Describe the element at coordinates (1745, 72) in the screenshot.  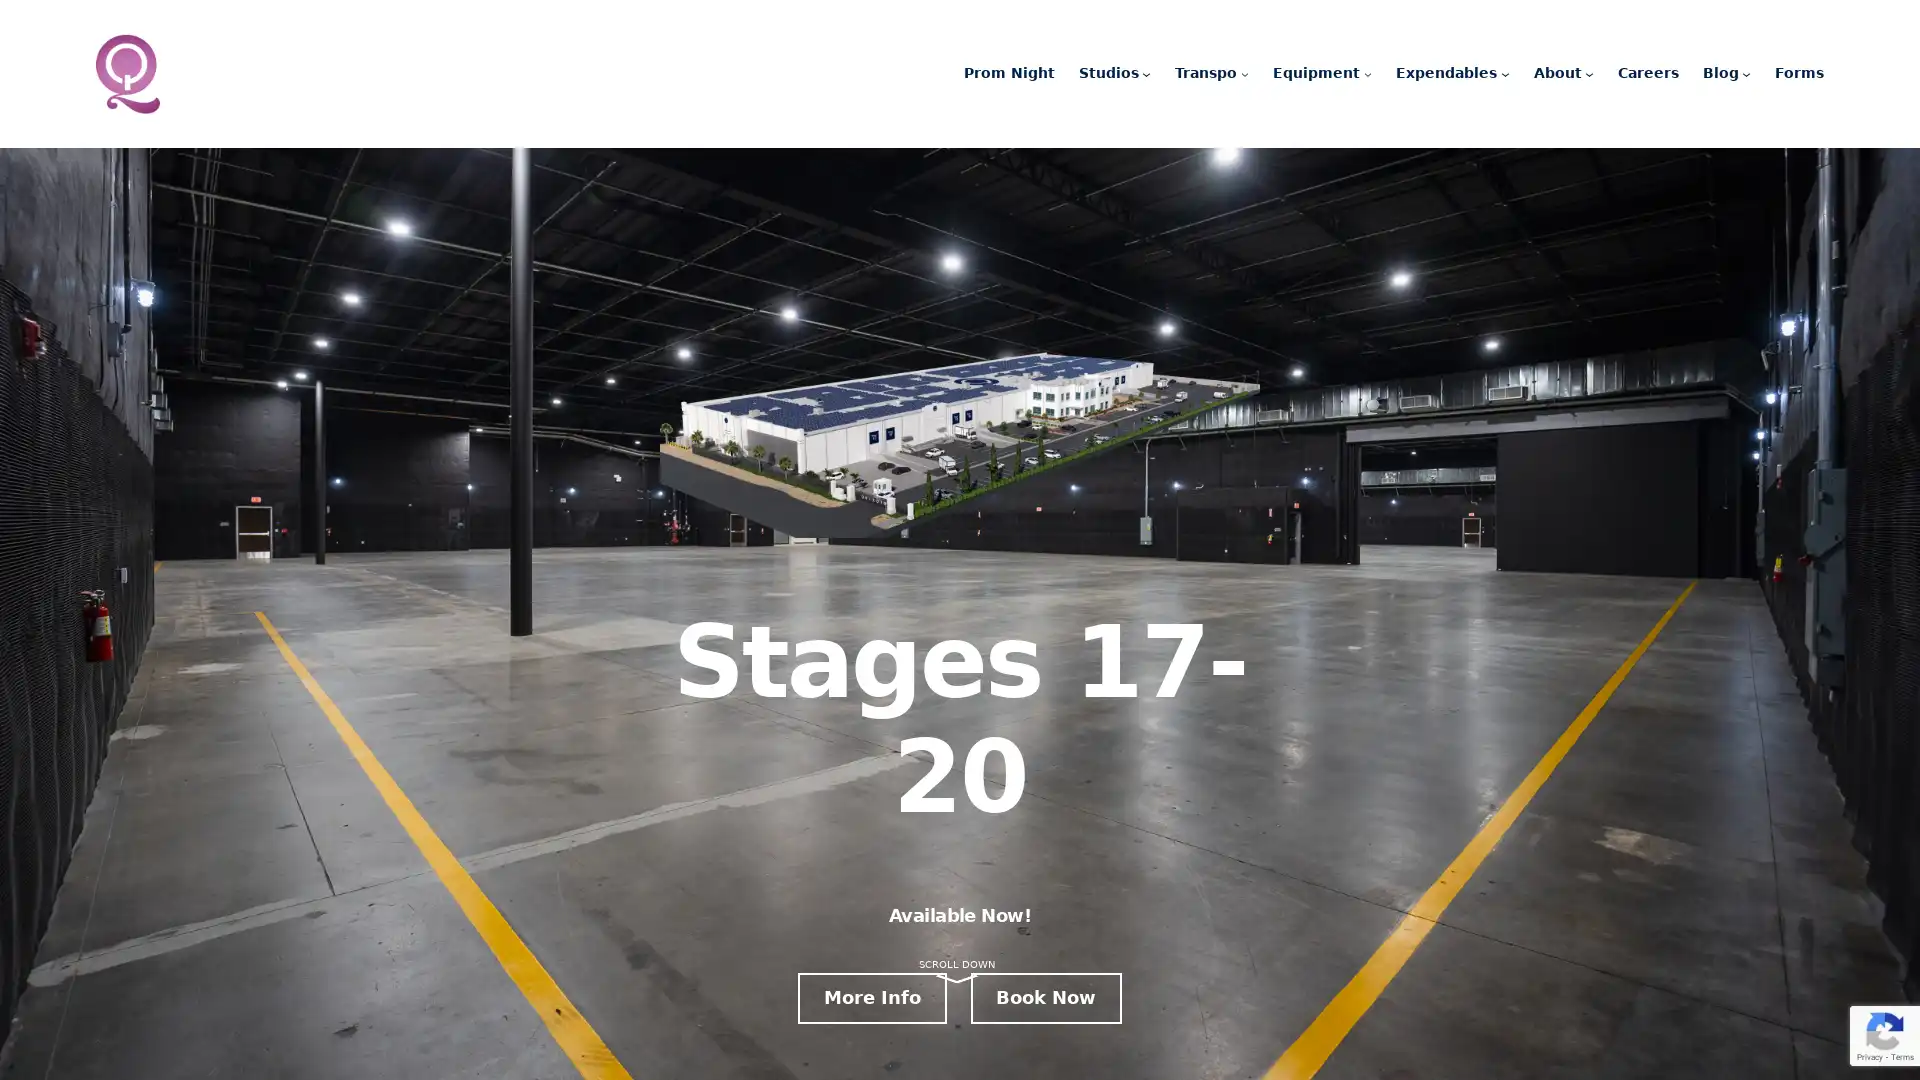
I see `Blog submenu` at that location.